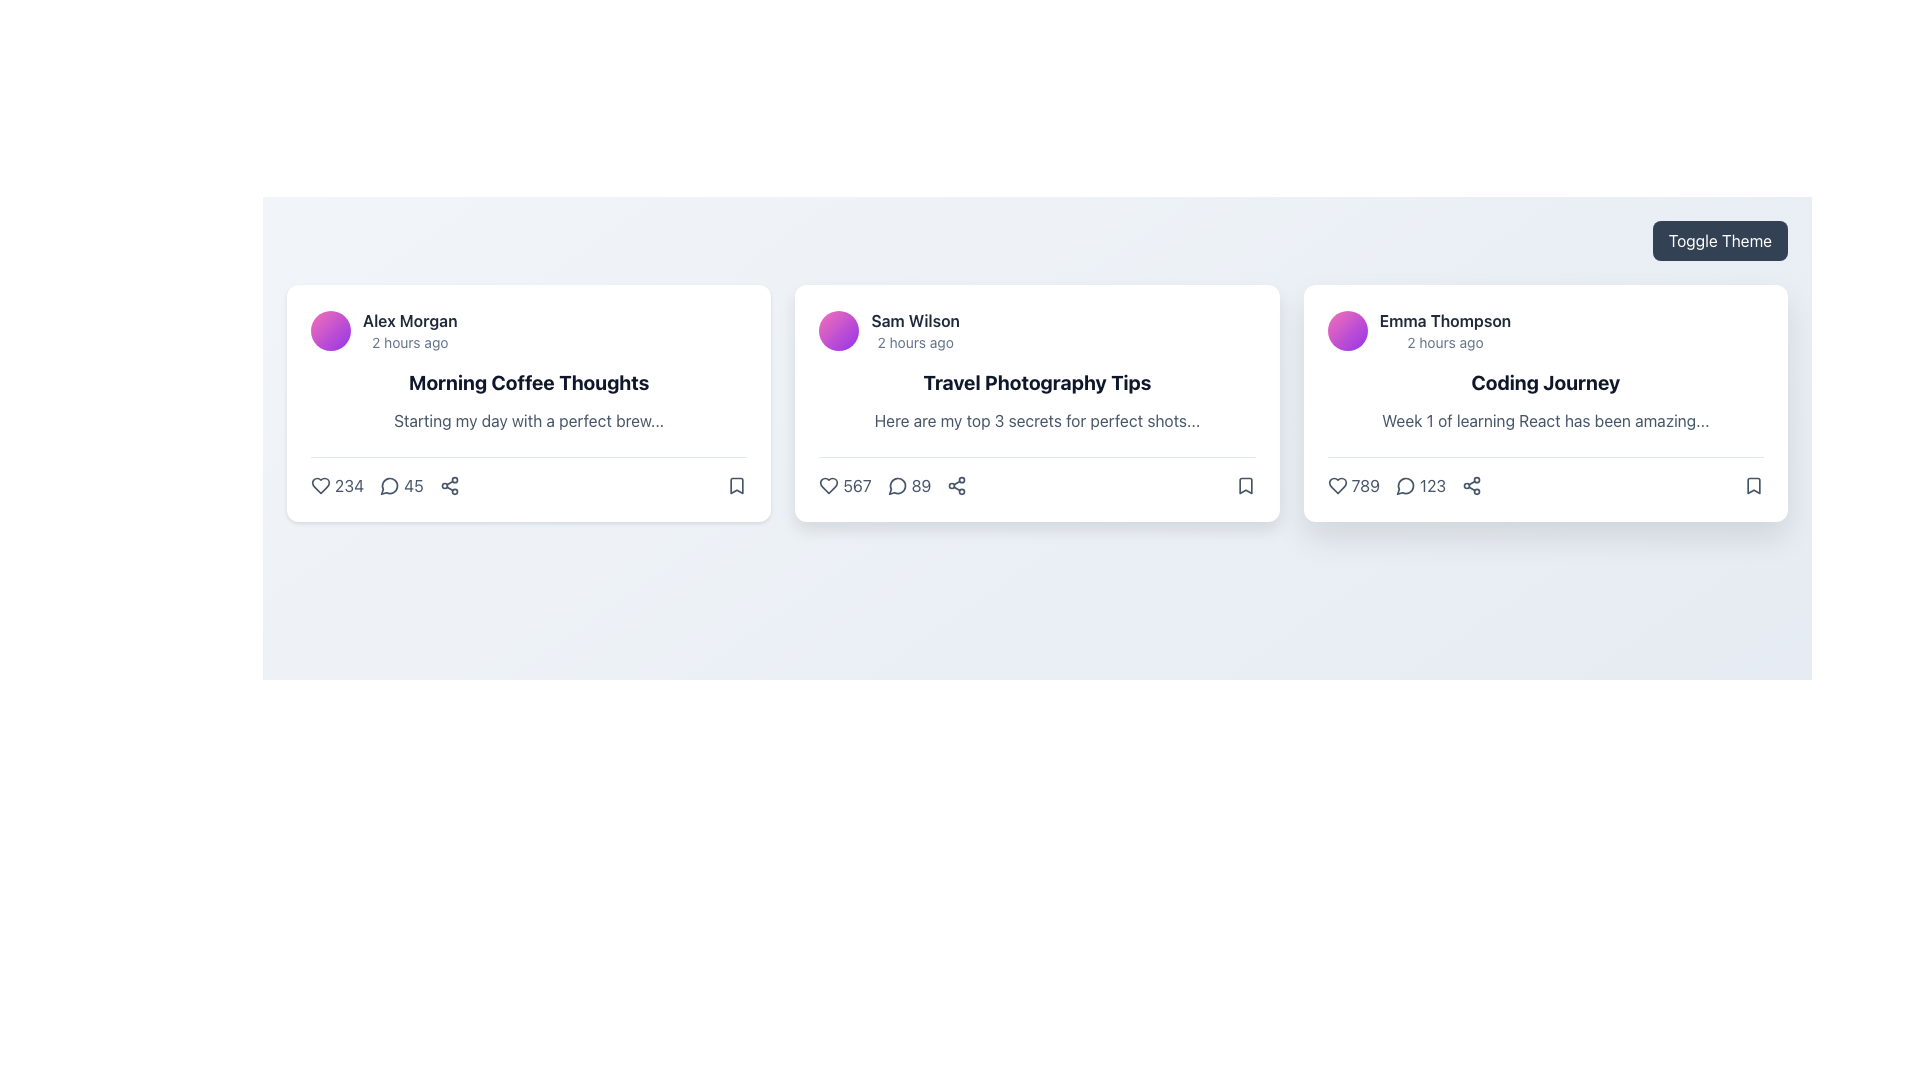  I want to click on the circular gradient element located to the left of 'Sam Wilson' and above '2 hours ago', so click(839, 330).